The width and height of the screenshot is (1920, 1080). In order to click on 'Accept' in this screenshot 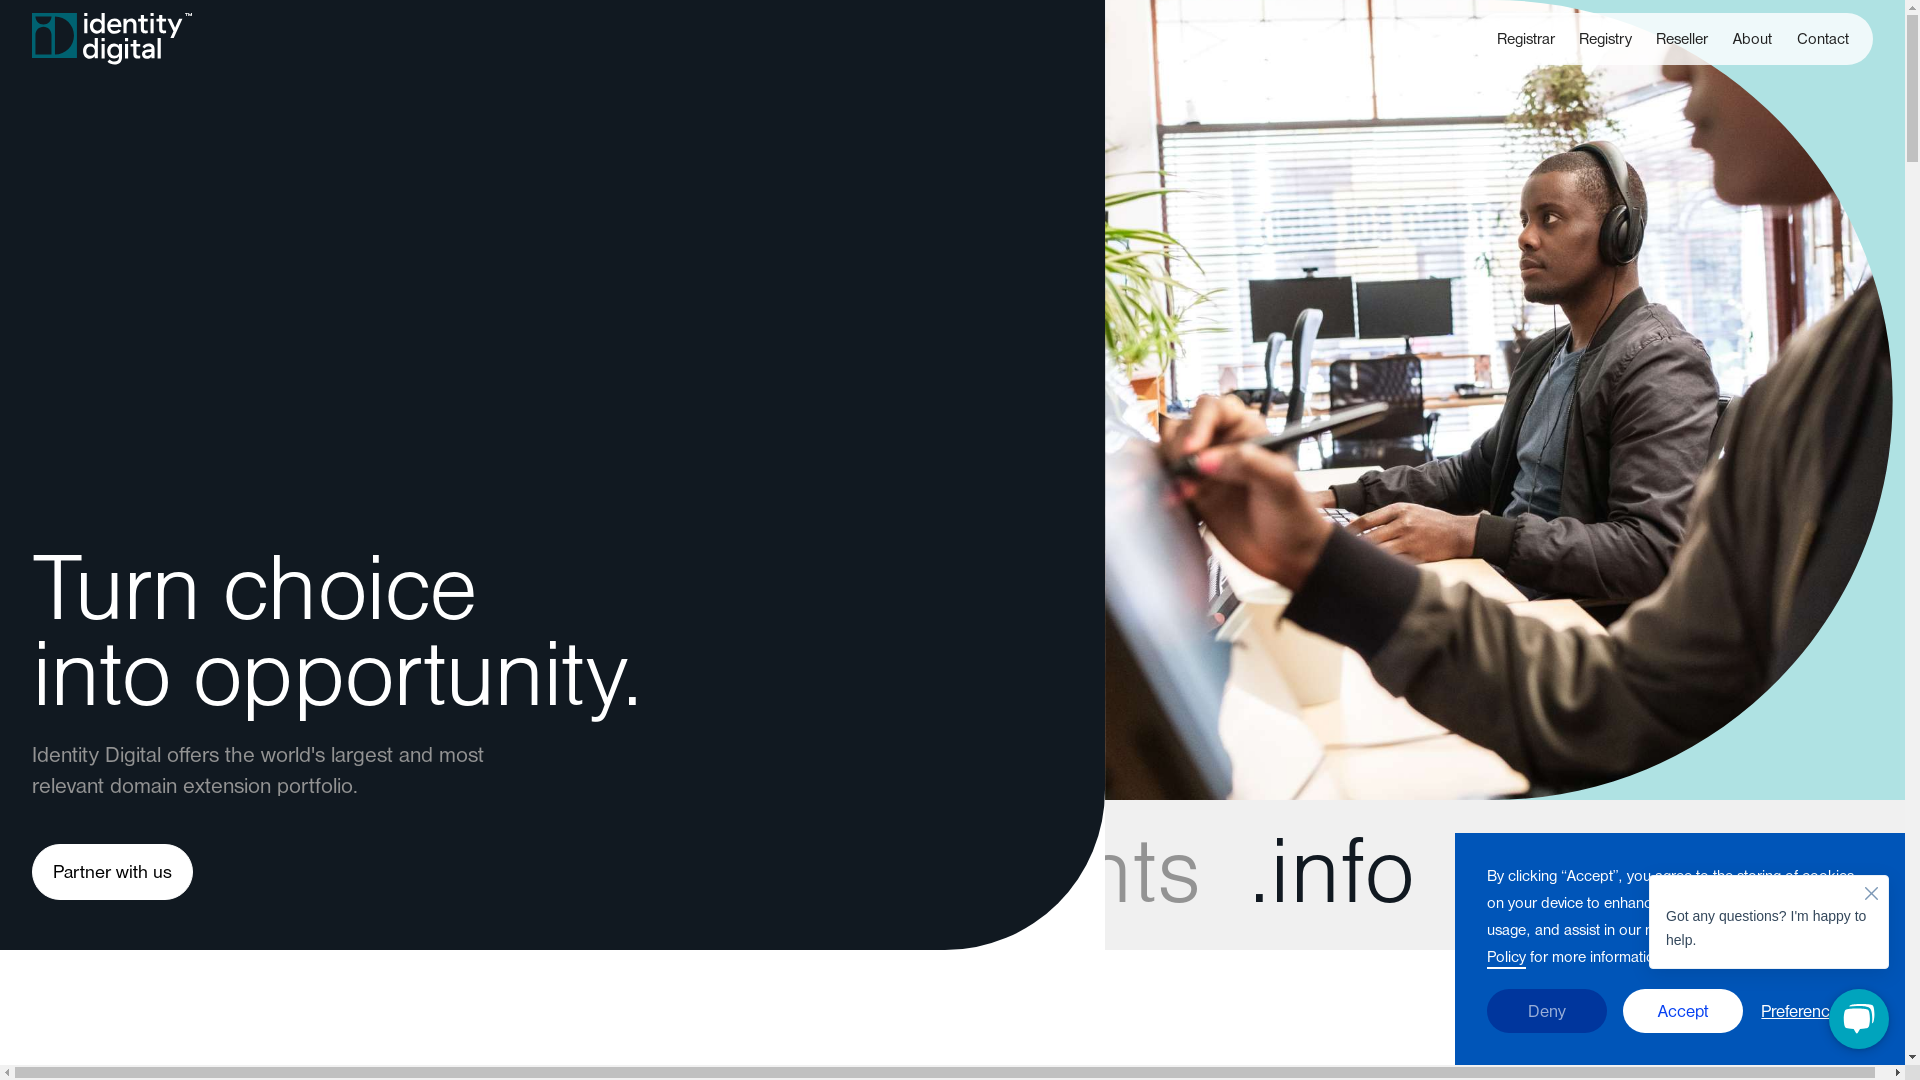, I will do `click(1682, 1010)`.